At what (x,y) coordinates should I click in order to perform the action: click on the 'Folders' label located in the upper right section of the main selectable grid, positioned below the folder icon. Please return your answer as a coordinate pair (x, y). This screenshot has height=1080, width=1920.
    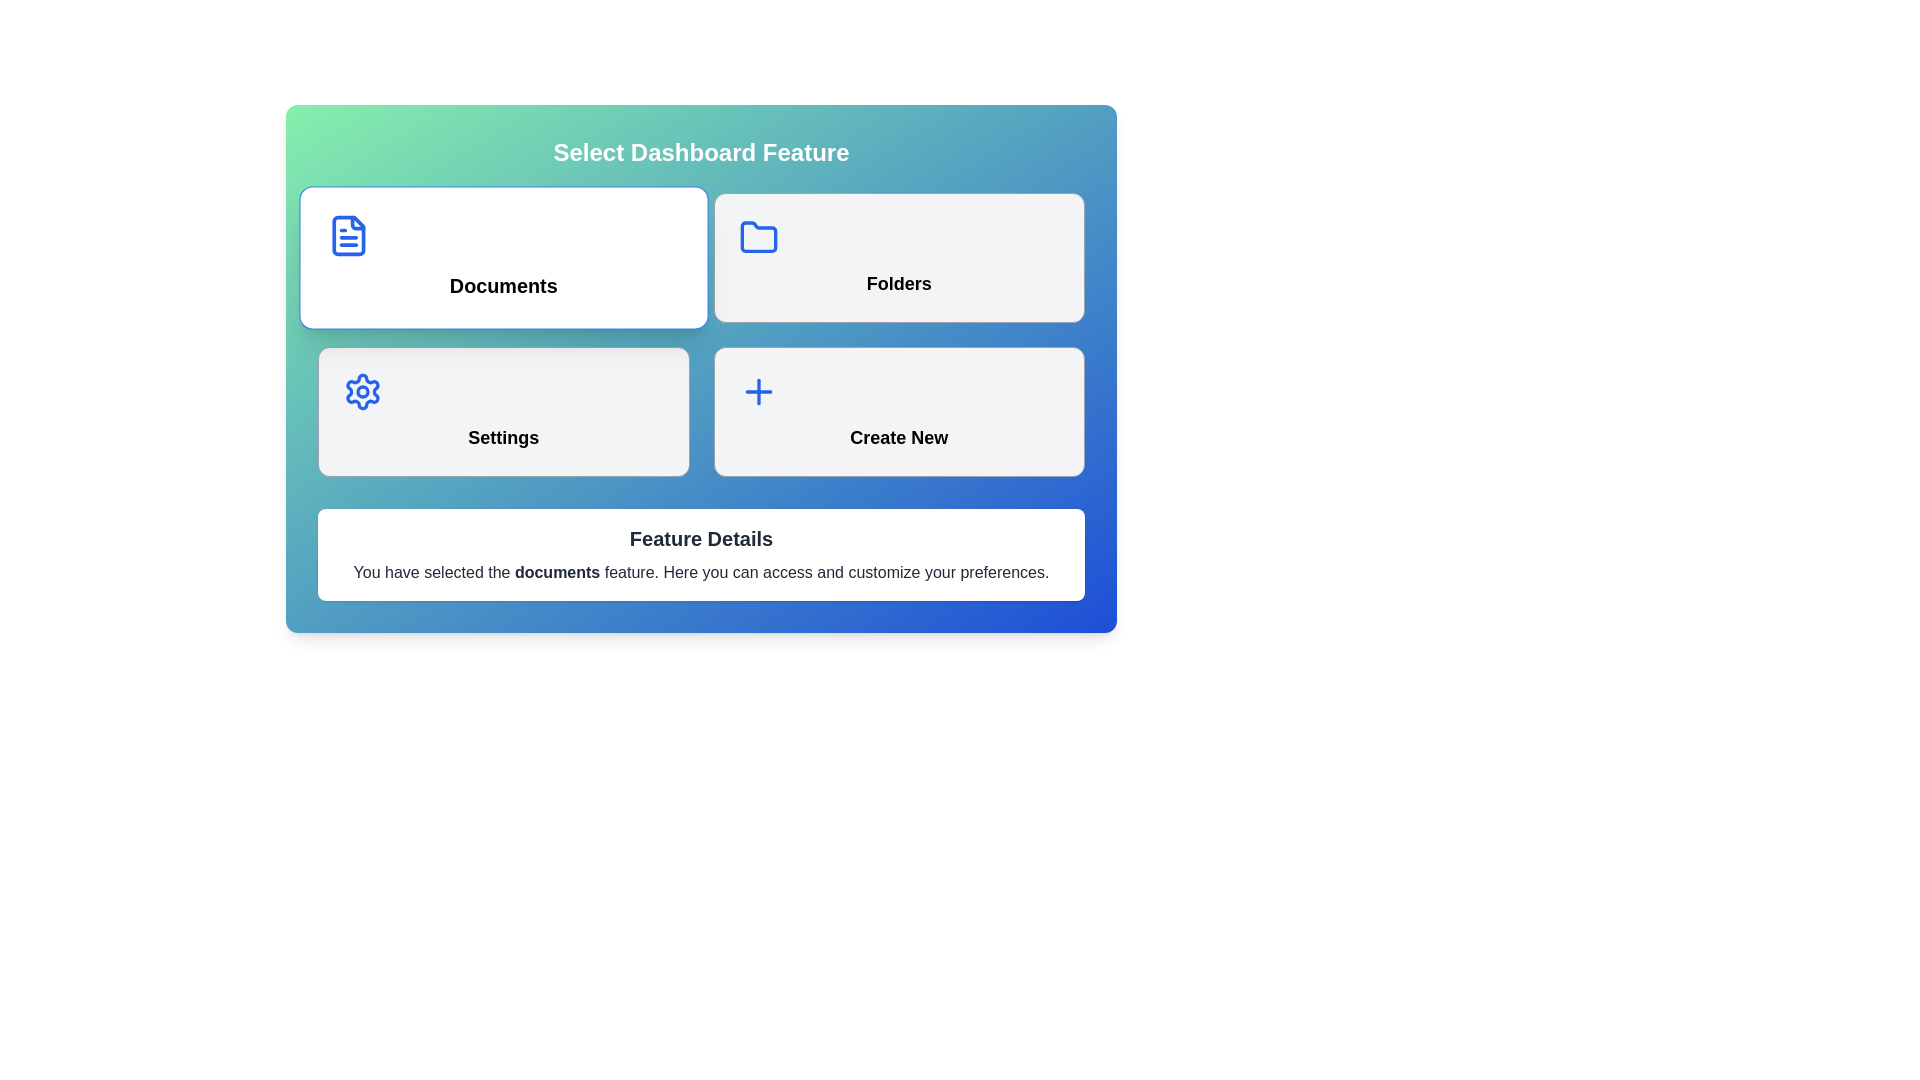
    Looking at the image, I should click on (898, 284).